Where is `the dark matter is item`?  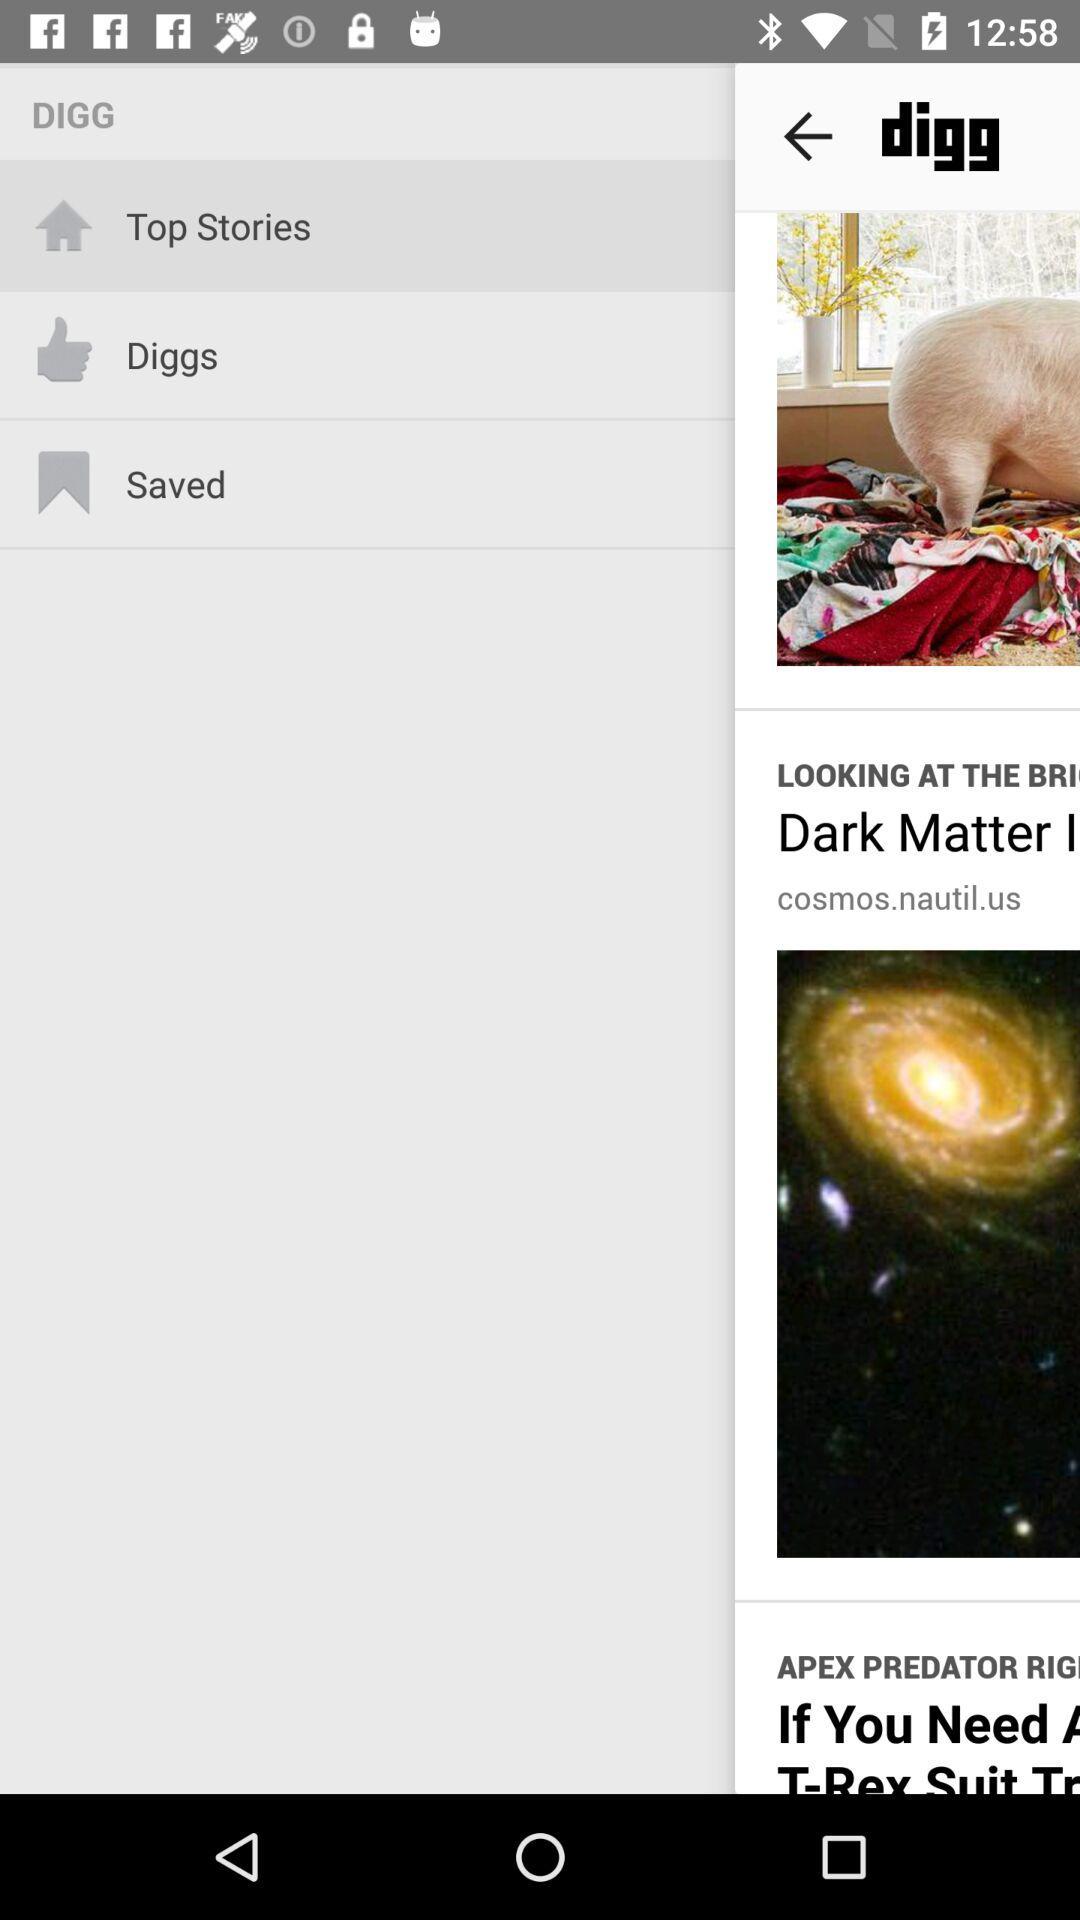
the dark matter is item is located at coordinates (928, 830).